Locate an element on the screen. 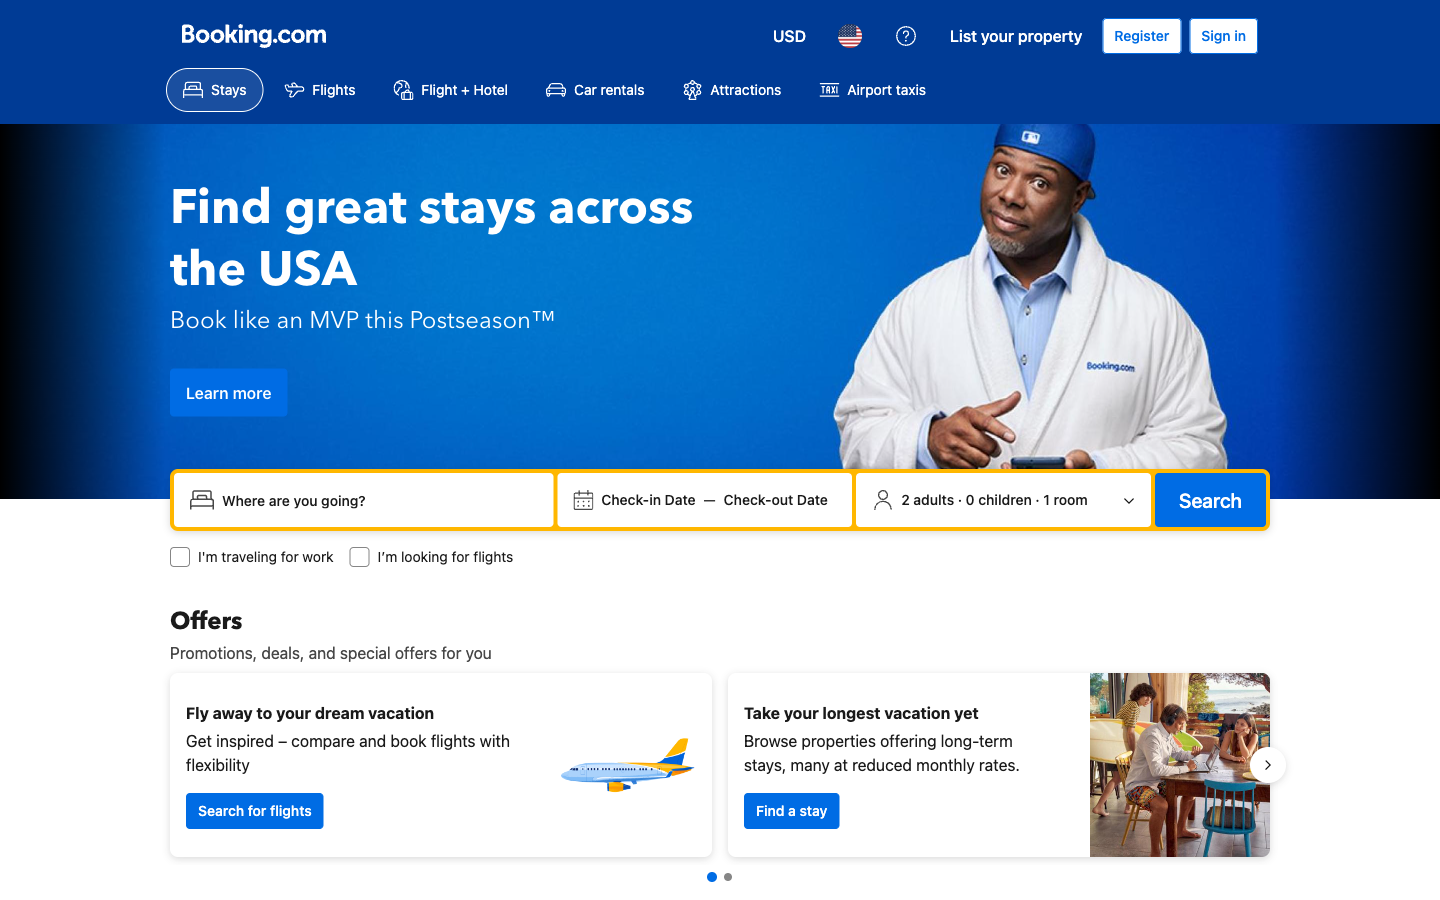  Check the available check in dates using the check in Data button is located at coordinates (647, 499).